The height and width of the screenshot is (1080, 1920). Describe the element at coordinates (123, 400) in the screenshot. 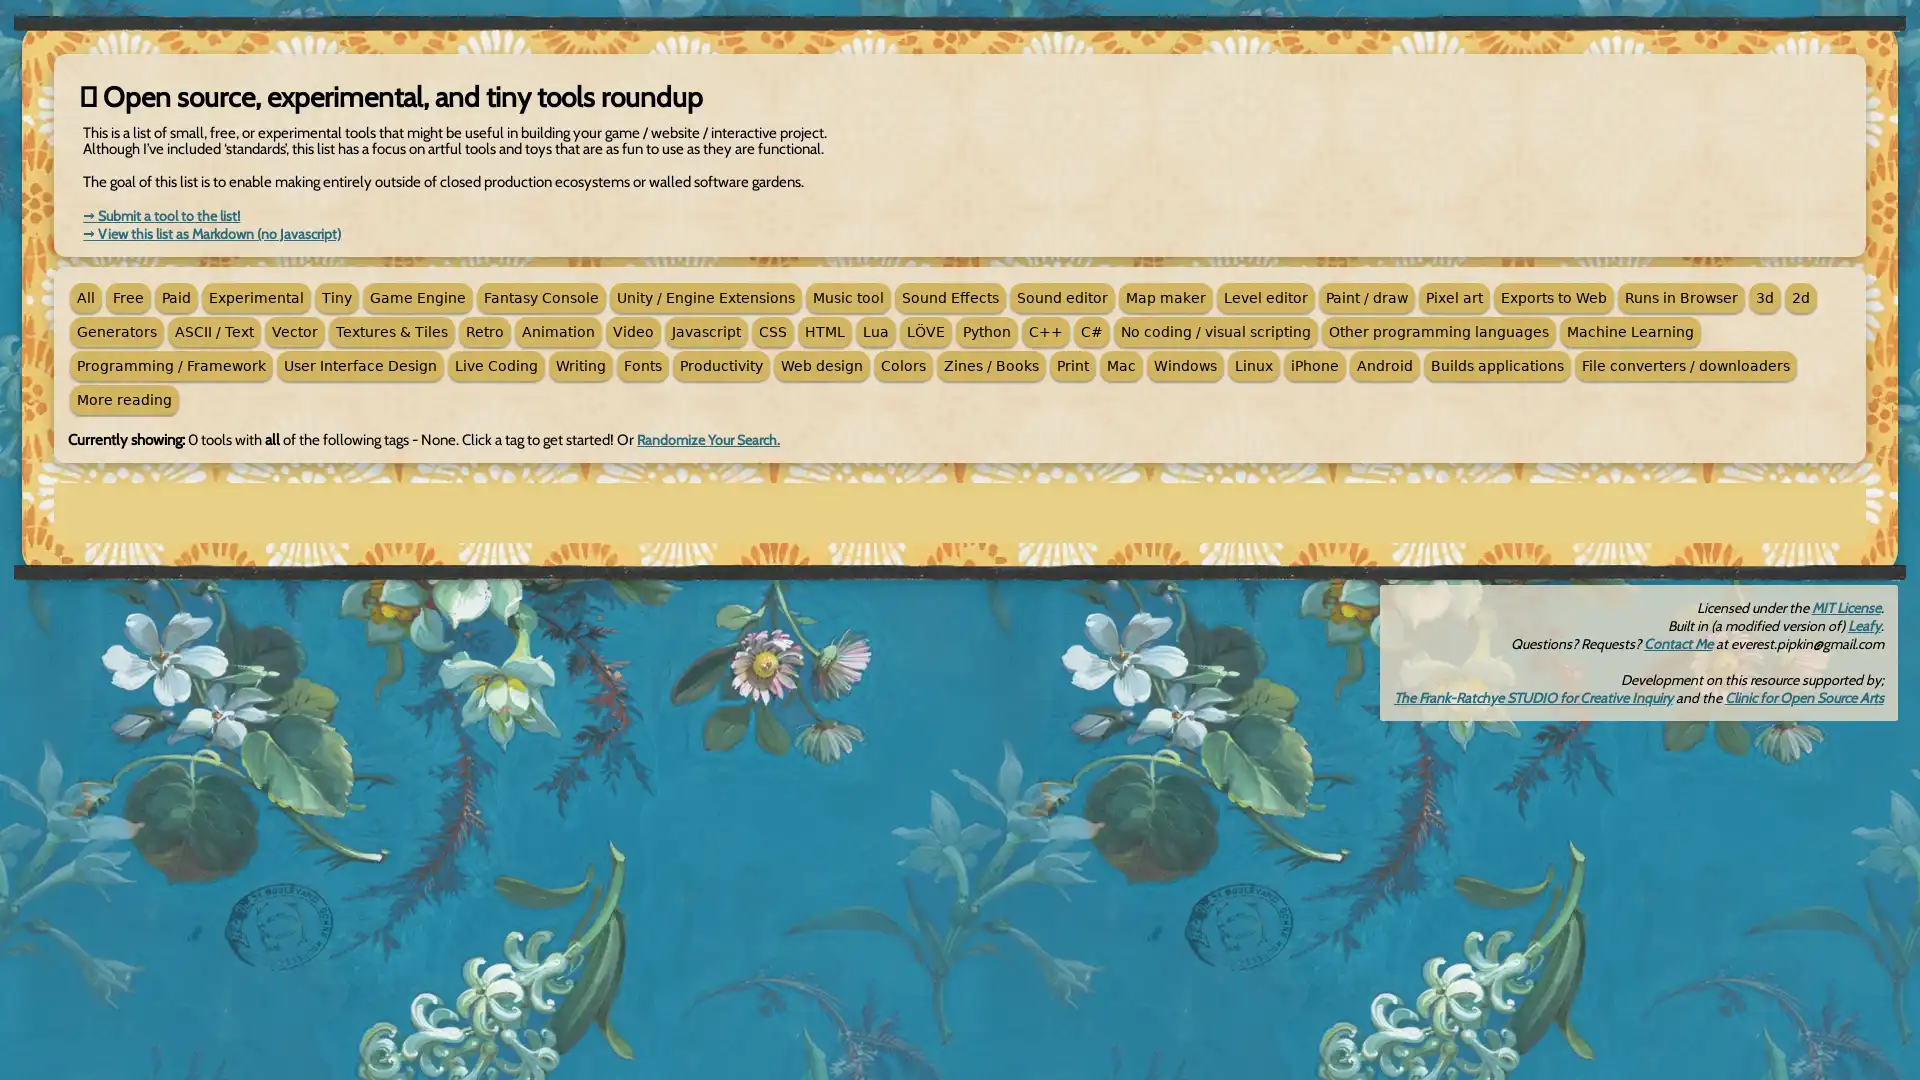

I see `More reading` at that location.